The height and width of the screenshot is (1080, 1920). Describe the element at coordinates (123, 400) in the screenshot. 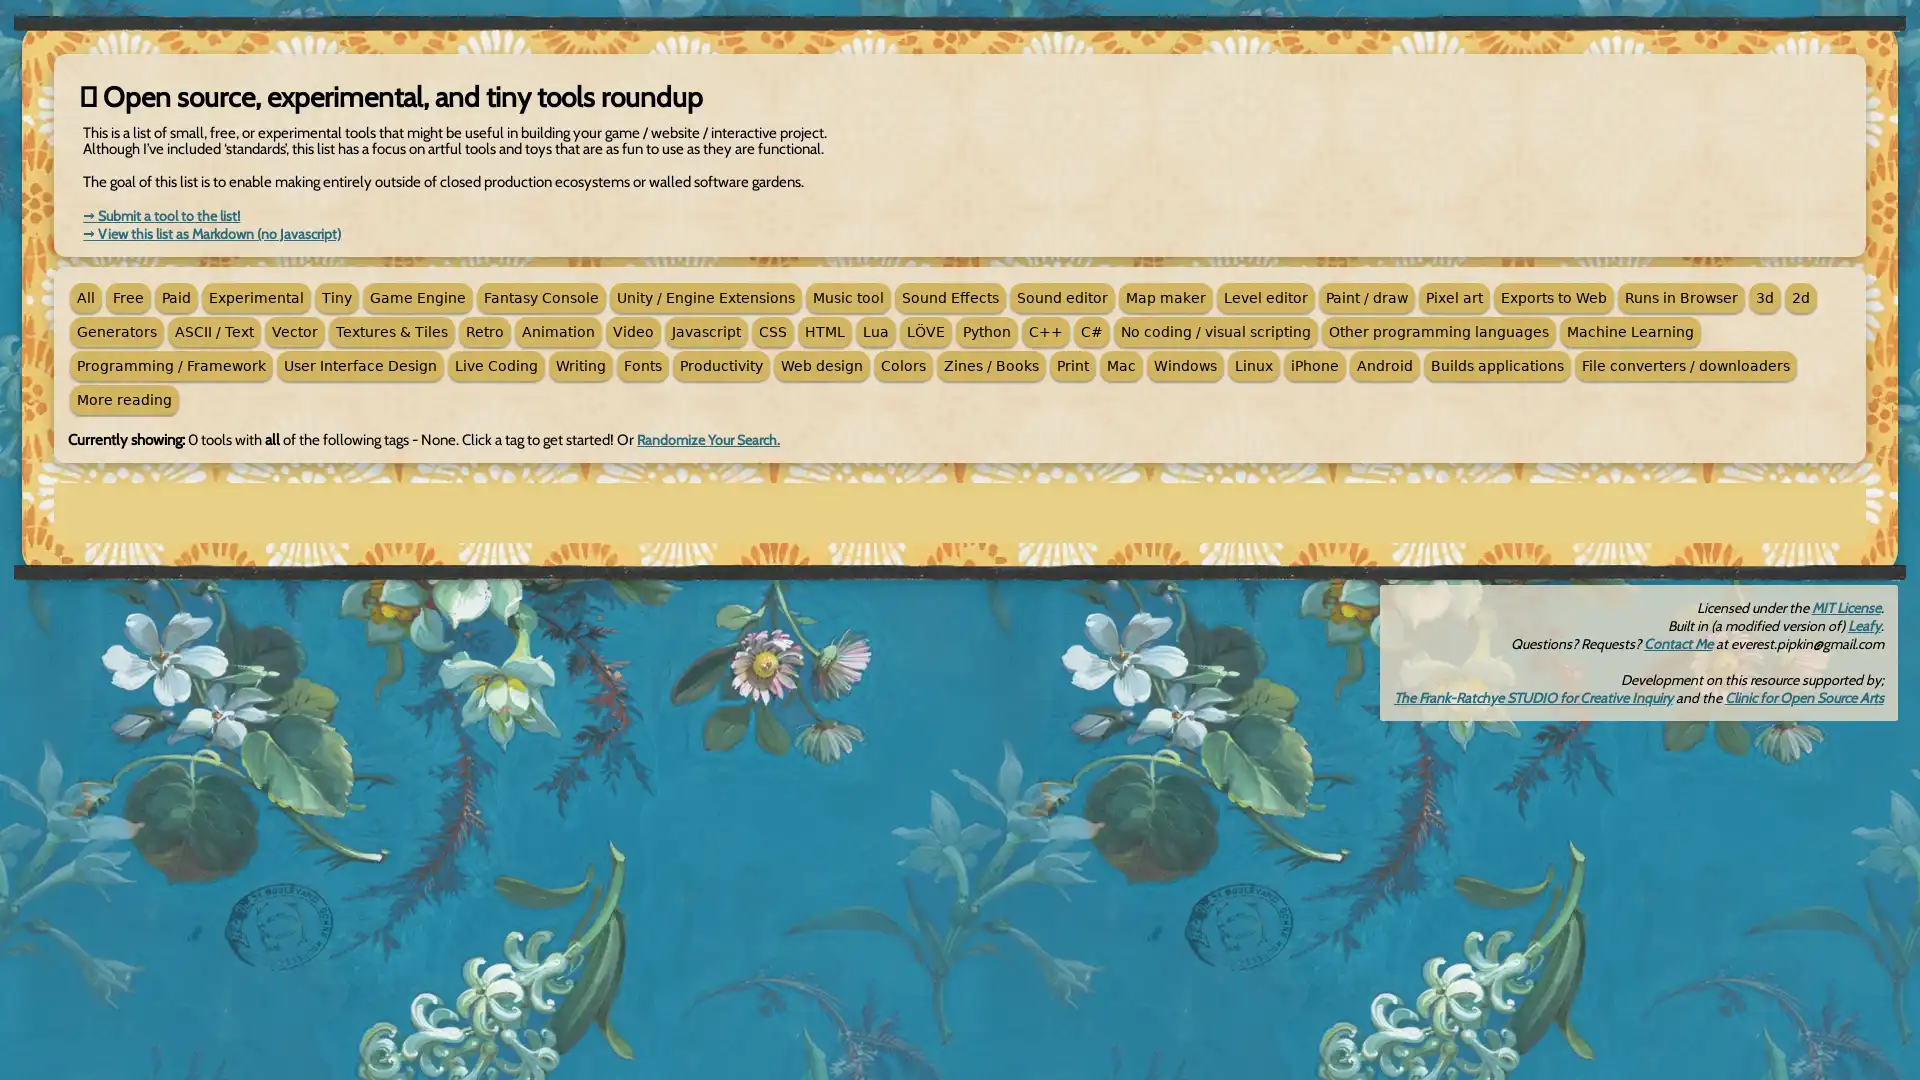

I see `More reading` at that location.